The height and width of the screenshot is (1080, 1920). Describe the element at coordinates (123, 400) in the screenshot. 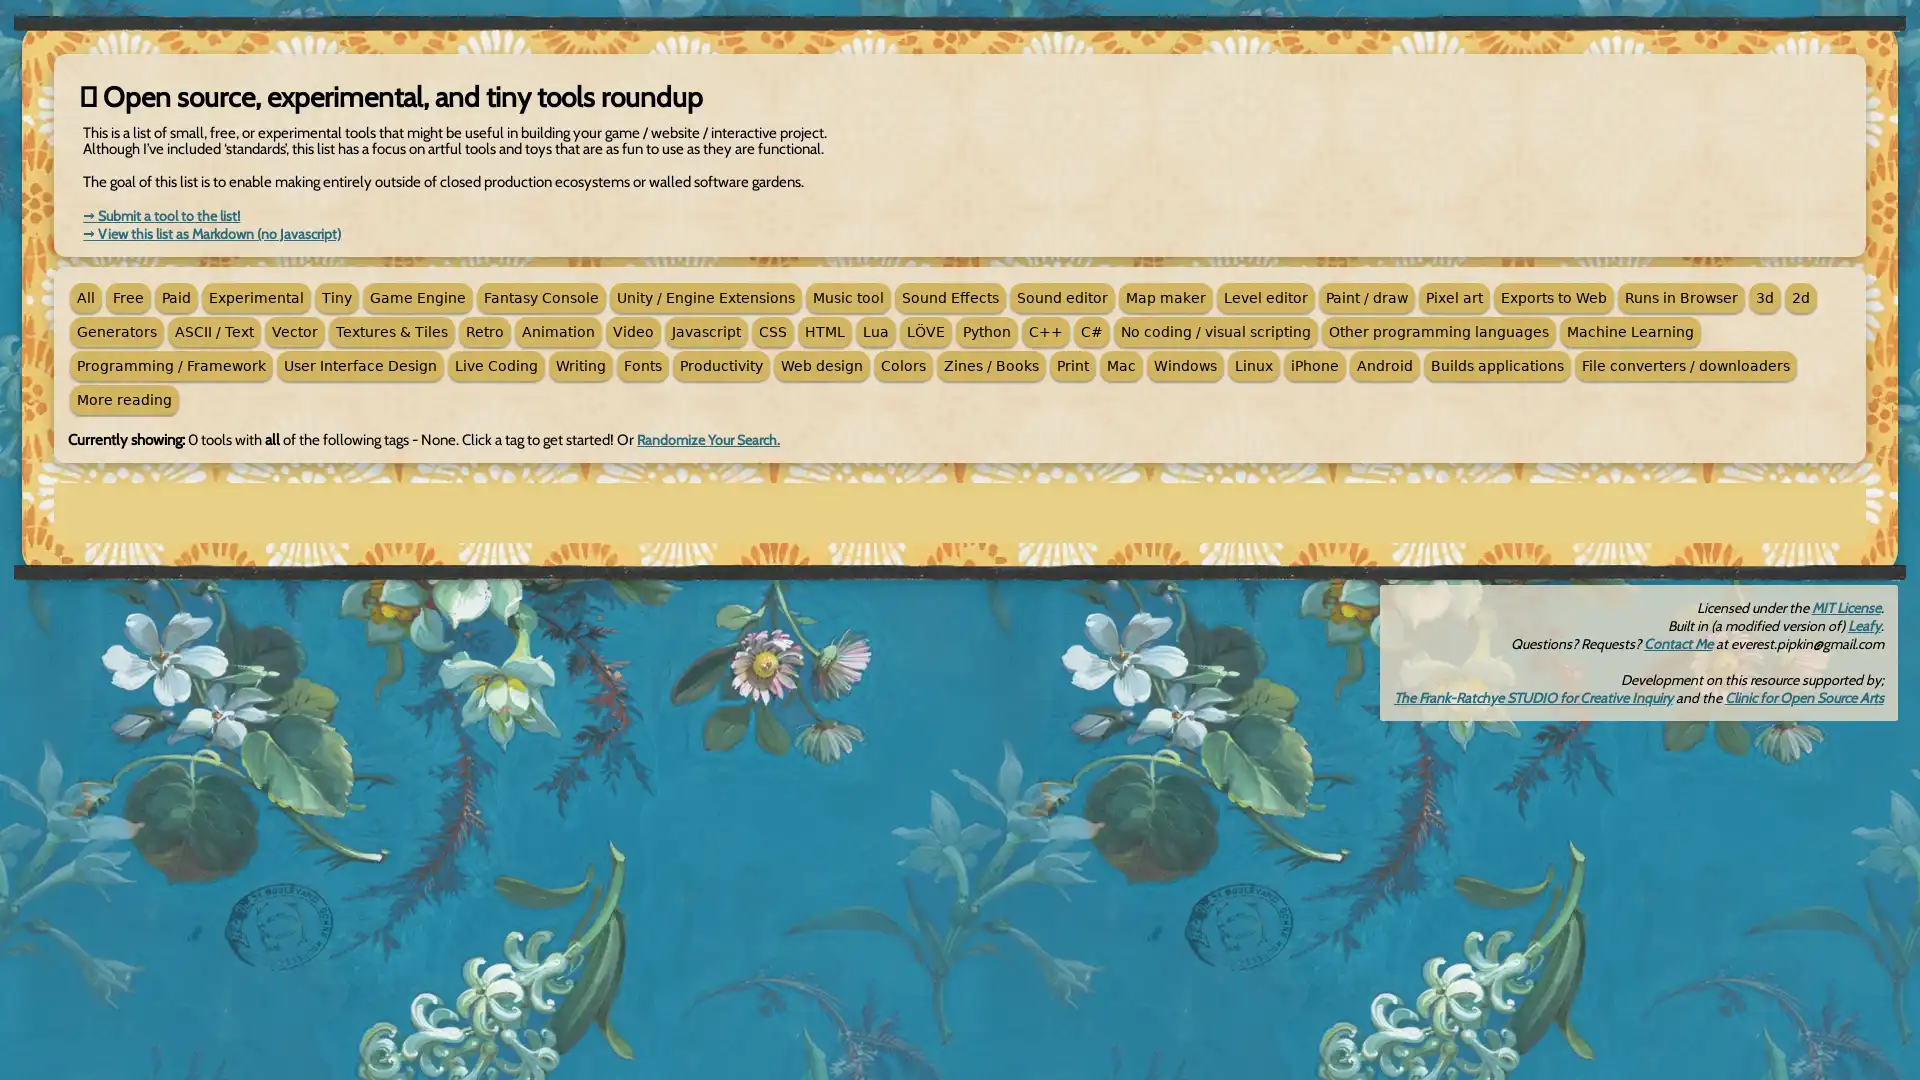

I see `More reading` at that location.